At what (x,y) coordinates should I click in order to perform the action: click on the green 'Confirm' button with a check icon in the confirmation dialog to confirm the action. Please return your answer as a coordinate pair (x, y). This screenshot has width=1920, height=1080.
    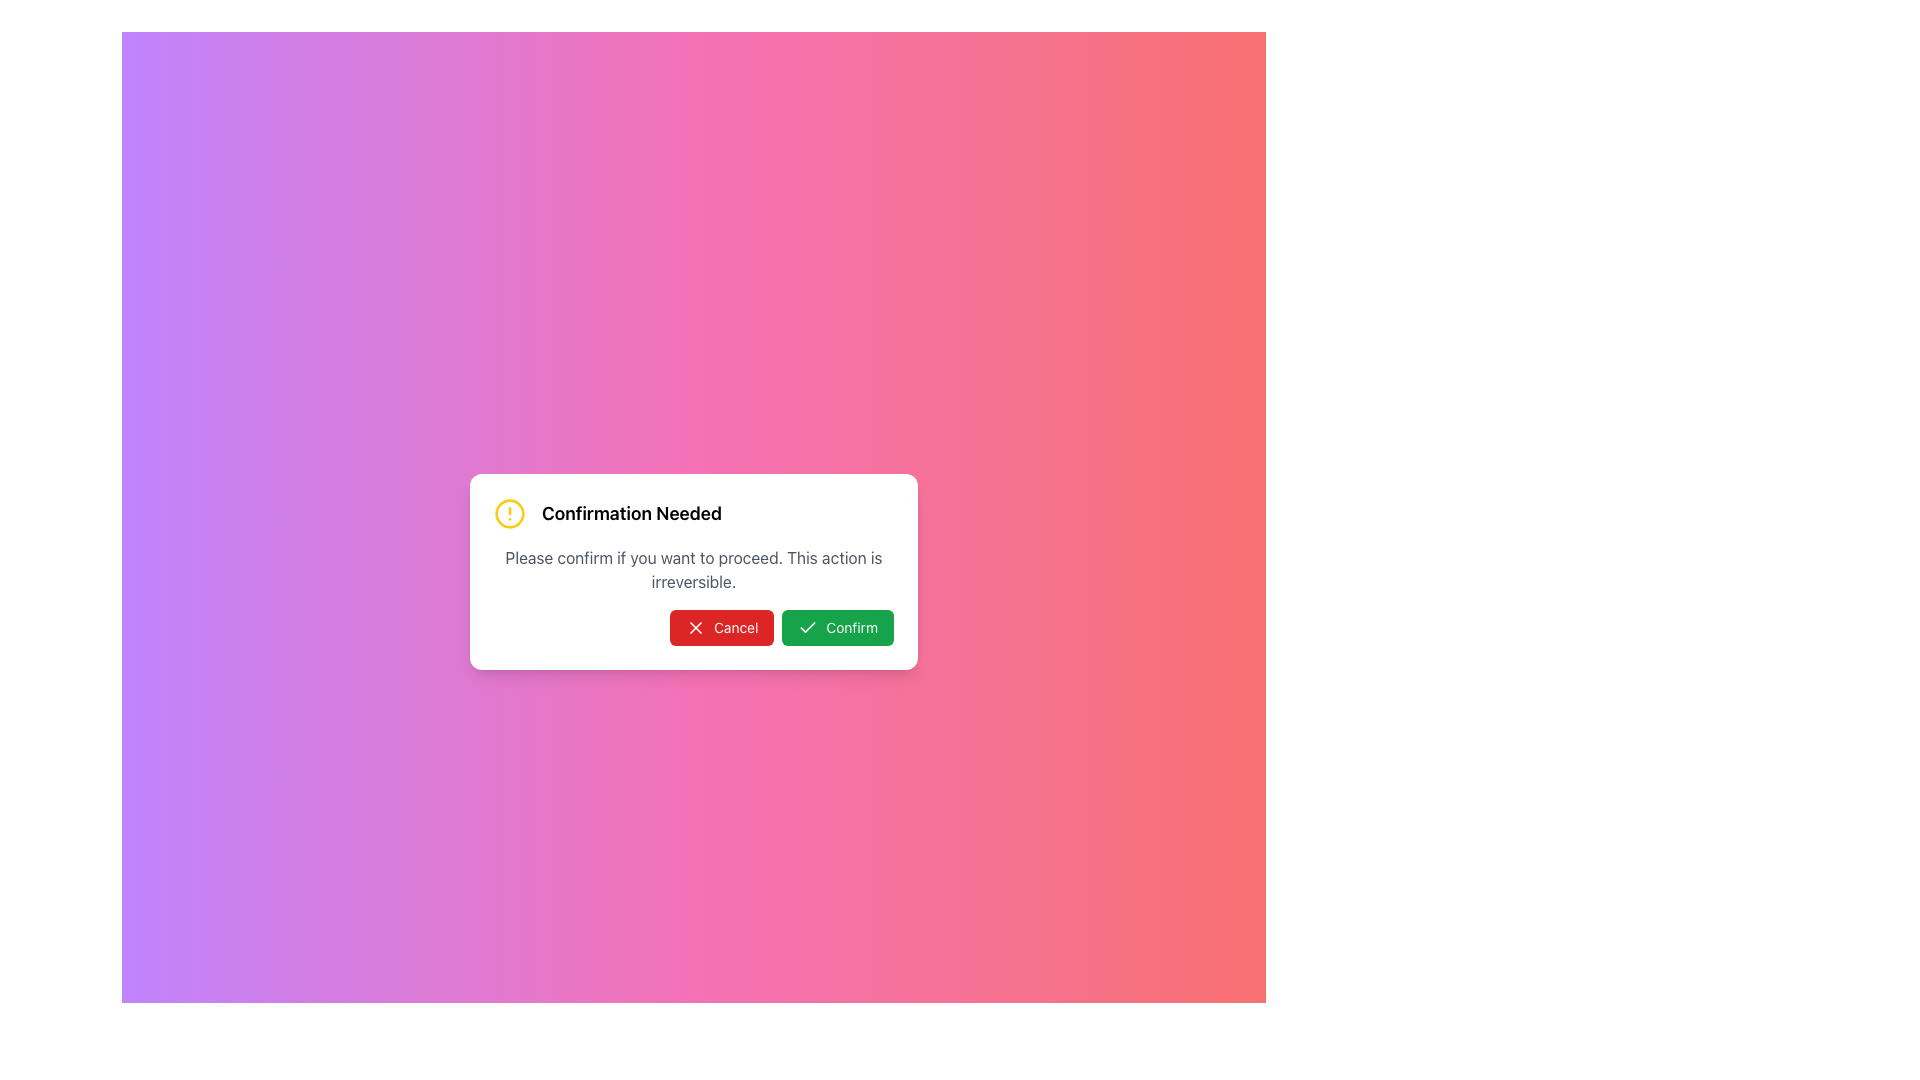
    Looking at the image, I should click on (838, 627).